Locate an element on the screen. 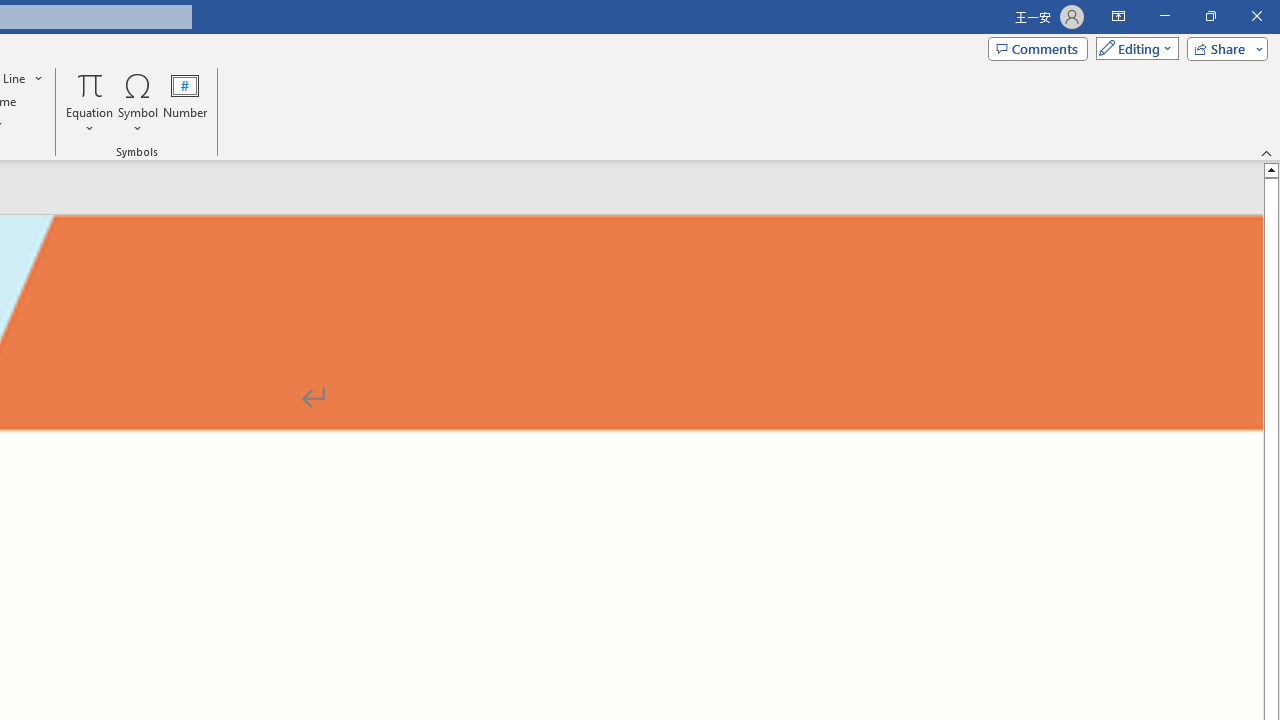 The height and width of the screenshot is (720, 1280). 'Equation' is located at coordinates (89, 84).